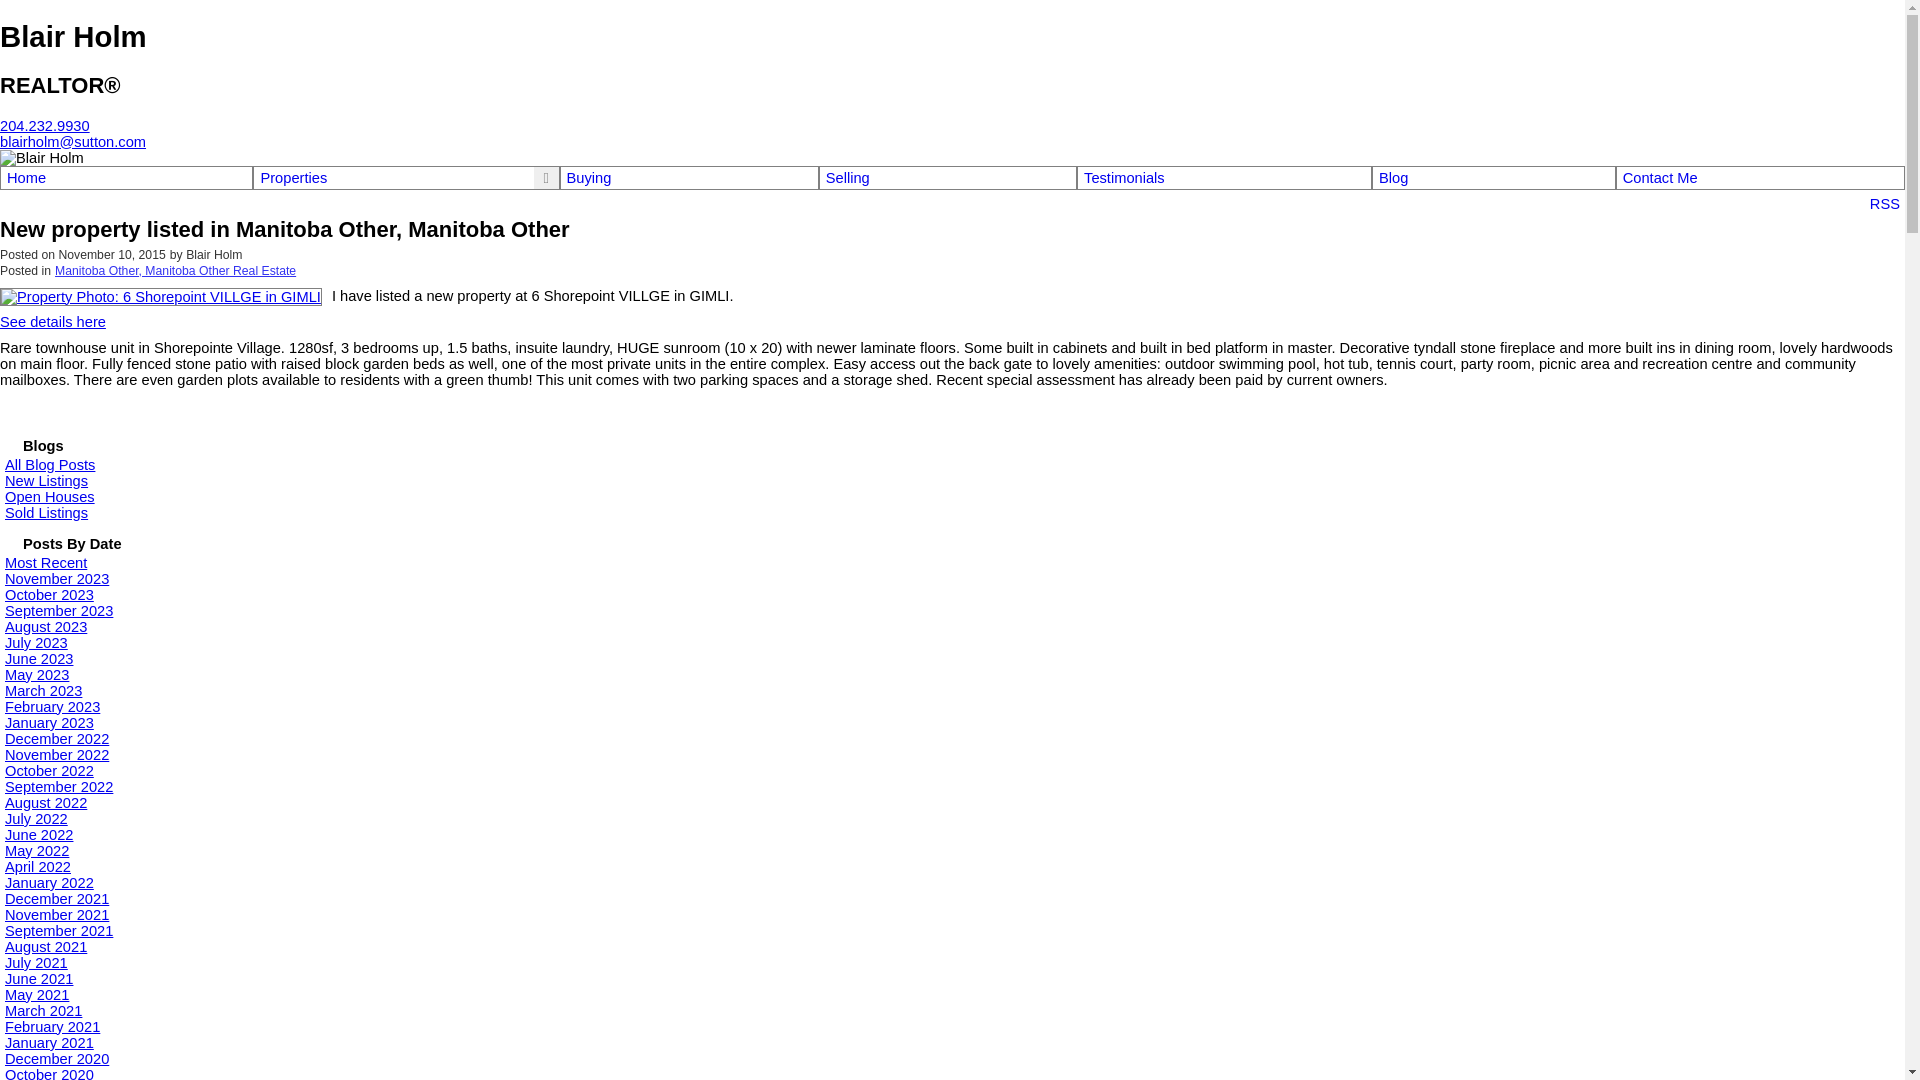 The image size is (1920, 1080). What do you see at coordinates (52, 1026) in the screenshot?
I see `'February 2021'` at bounding box center [52, 1026].